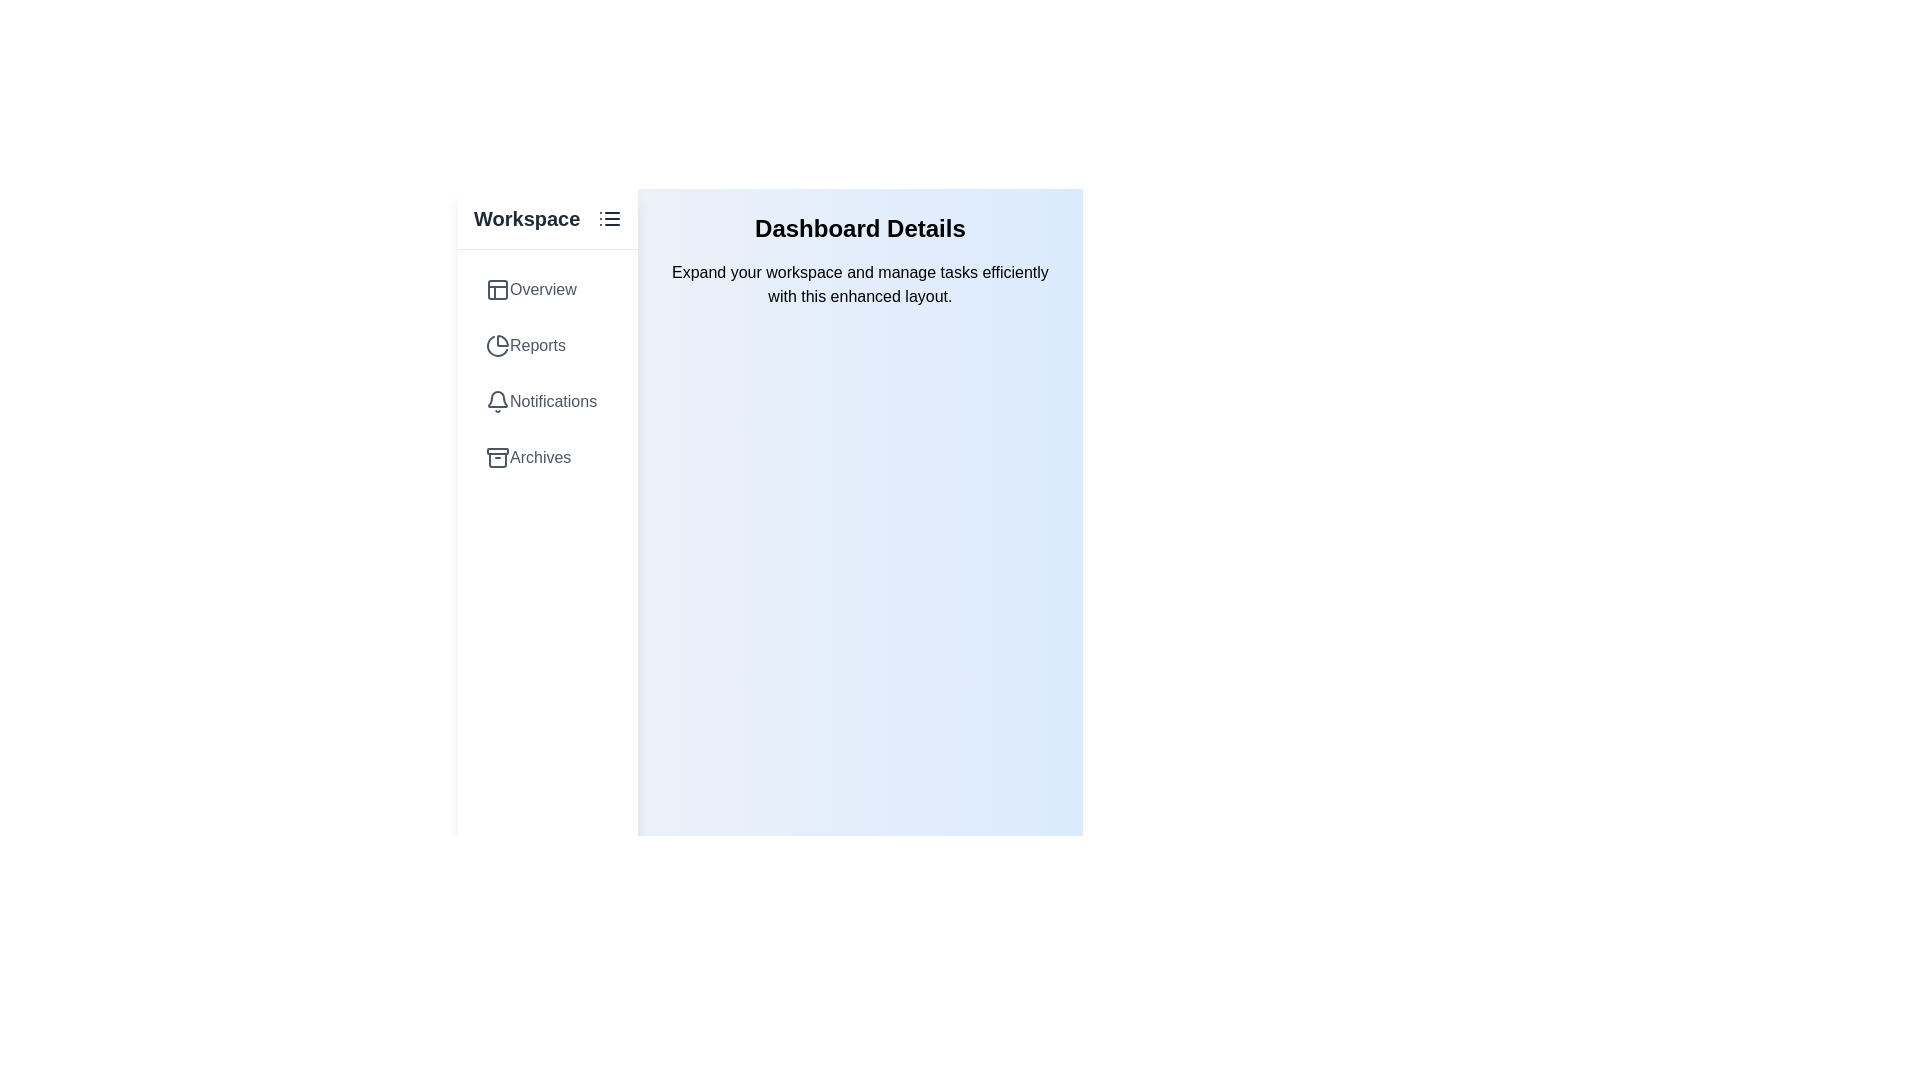 Image resolution: width=1920 pixels, height=1080 pixels. Describe the element at coordinates (547, 345) in the screenshot. I see `the item labeled Reports in the list` at that location.